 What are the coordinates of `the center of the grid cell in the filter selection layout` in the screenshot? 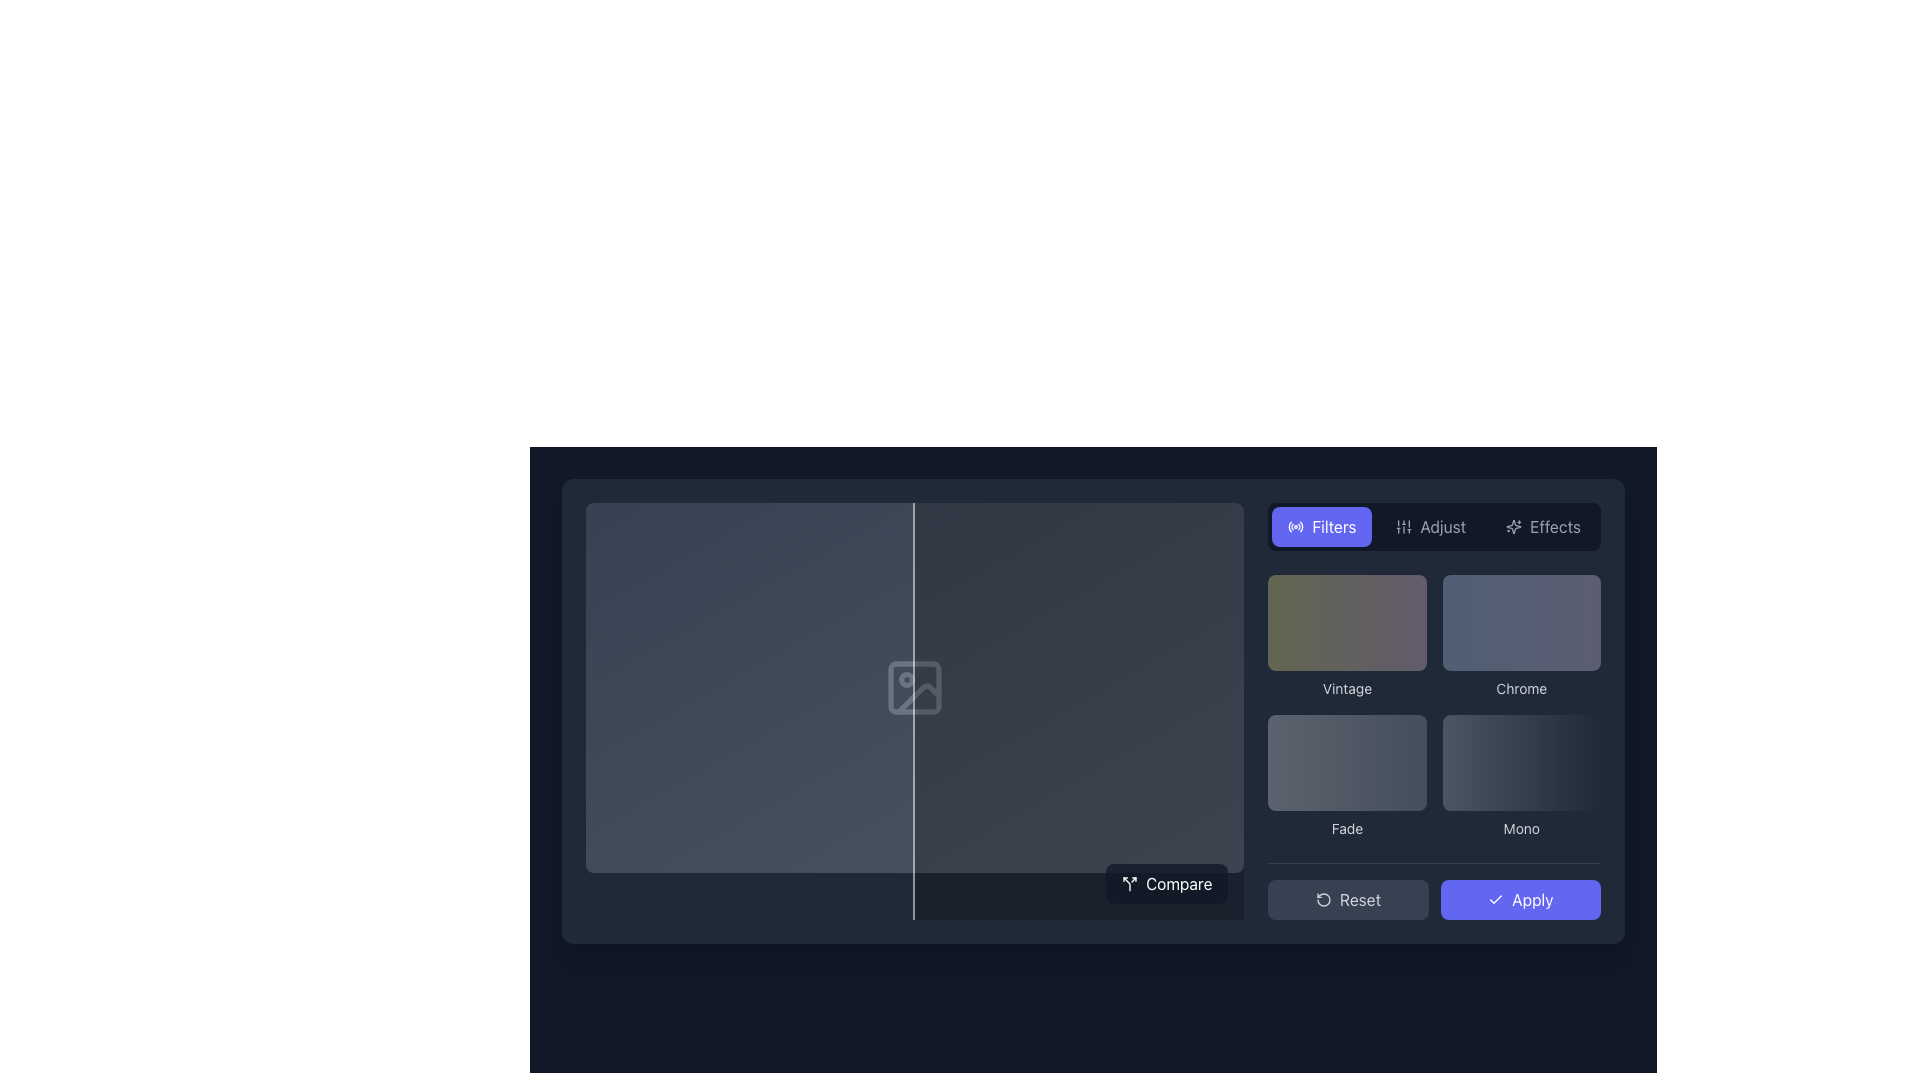 It's located at (1433, 705).